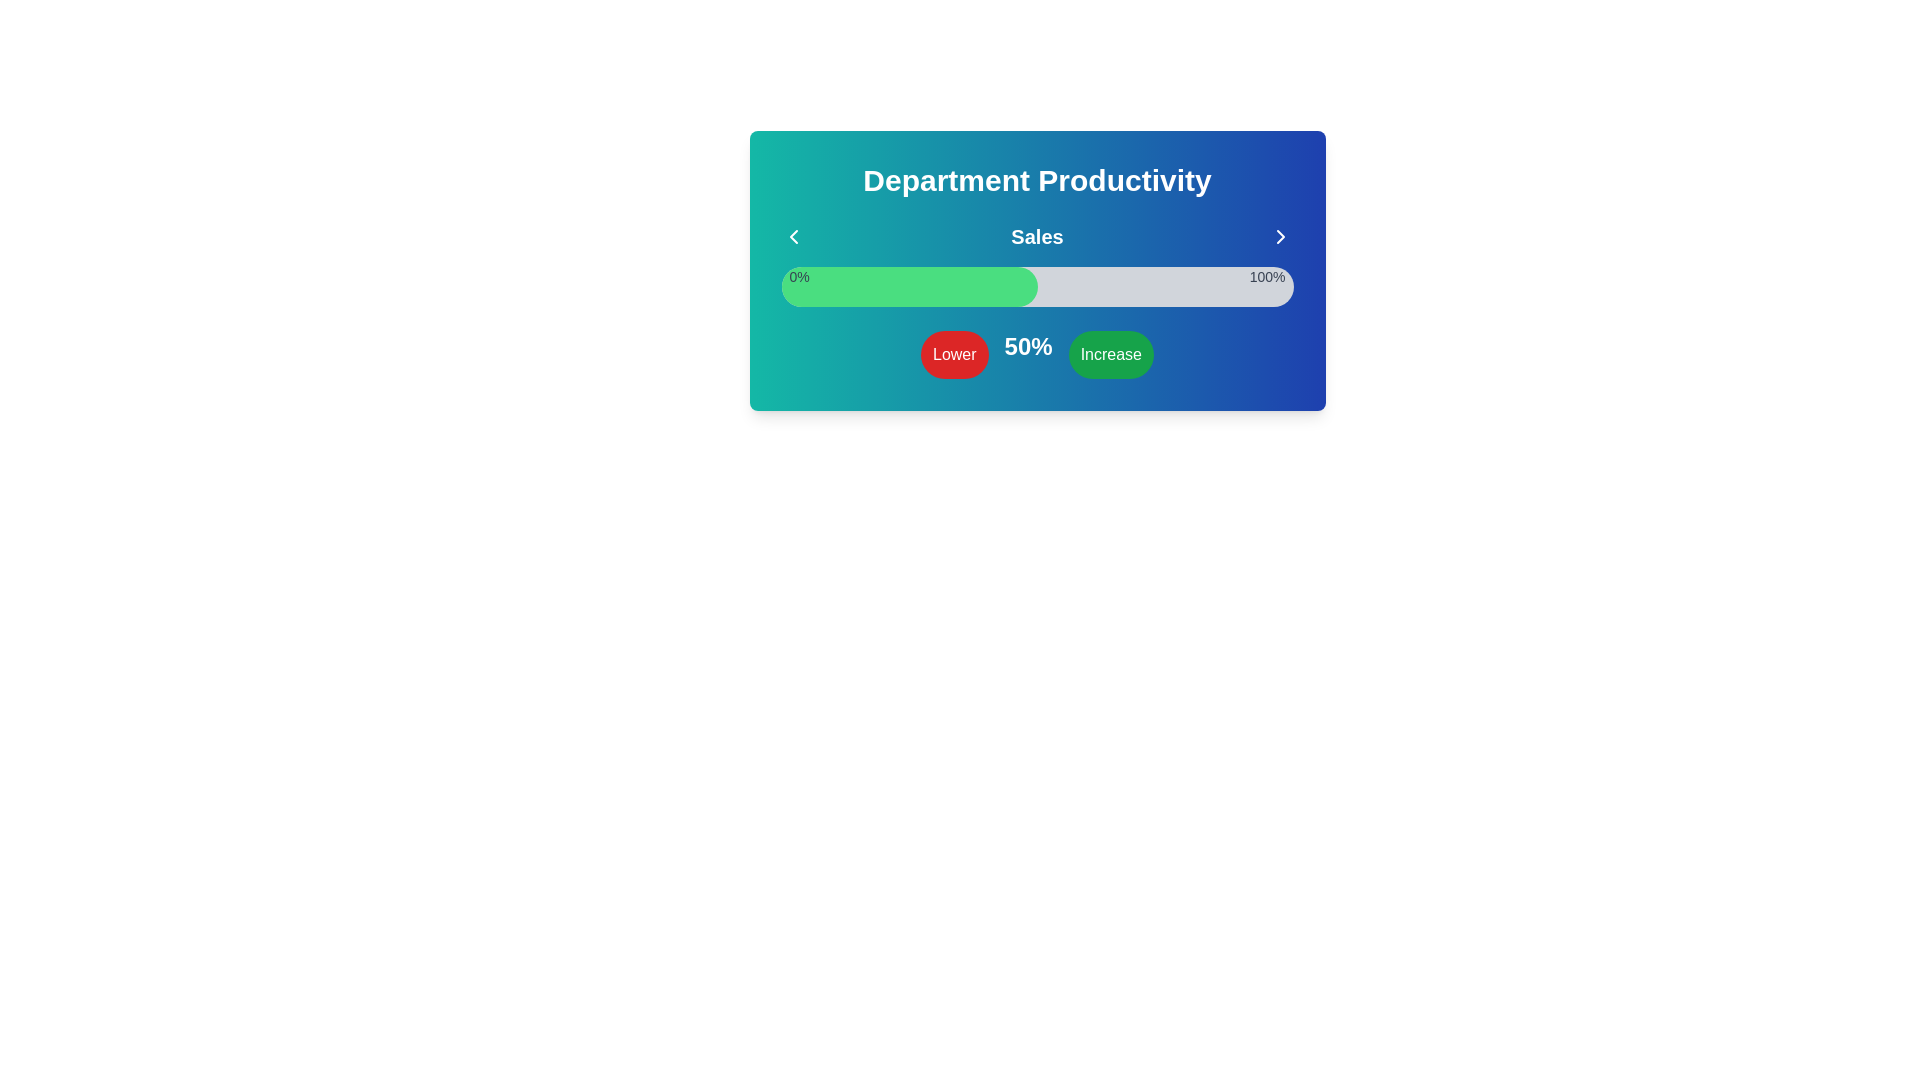 Image resolution: width=1920 pixels, height=1080 pixels. I want to click on the green 'Increase' button with white text, so click(1110, 353).